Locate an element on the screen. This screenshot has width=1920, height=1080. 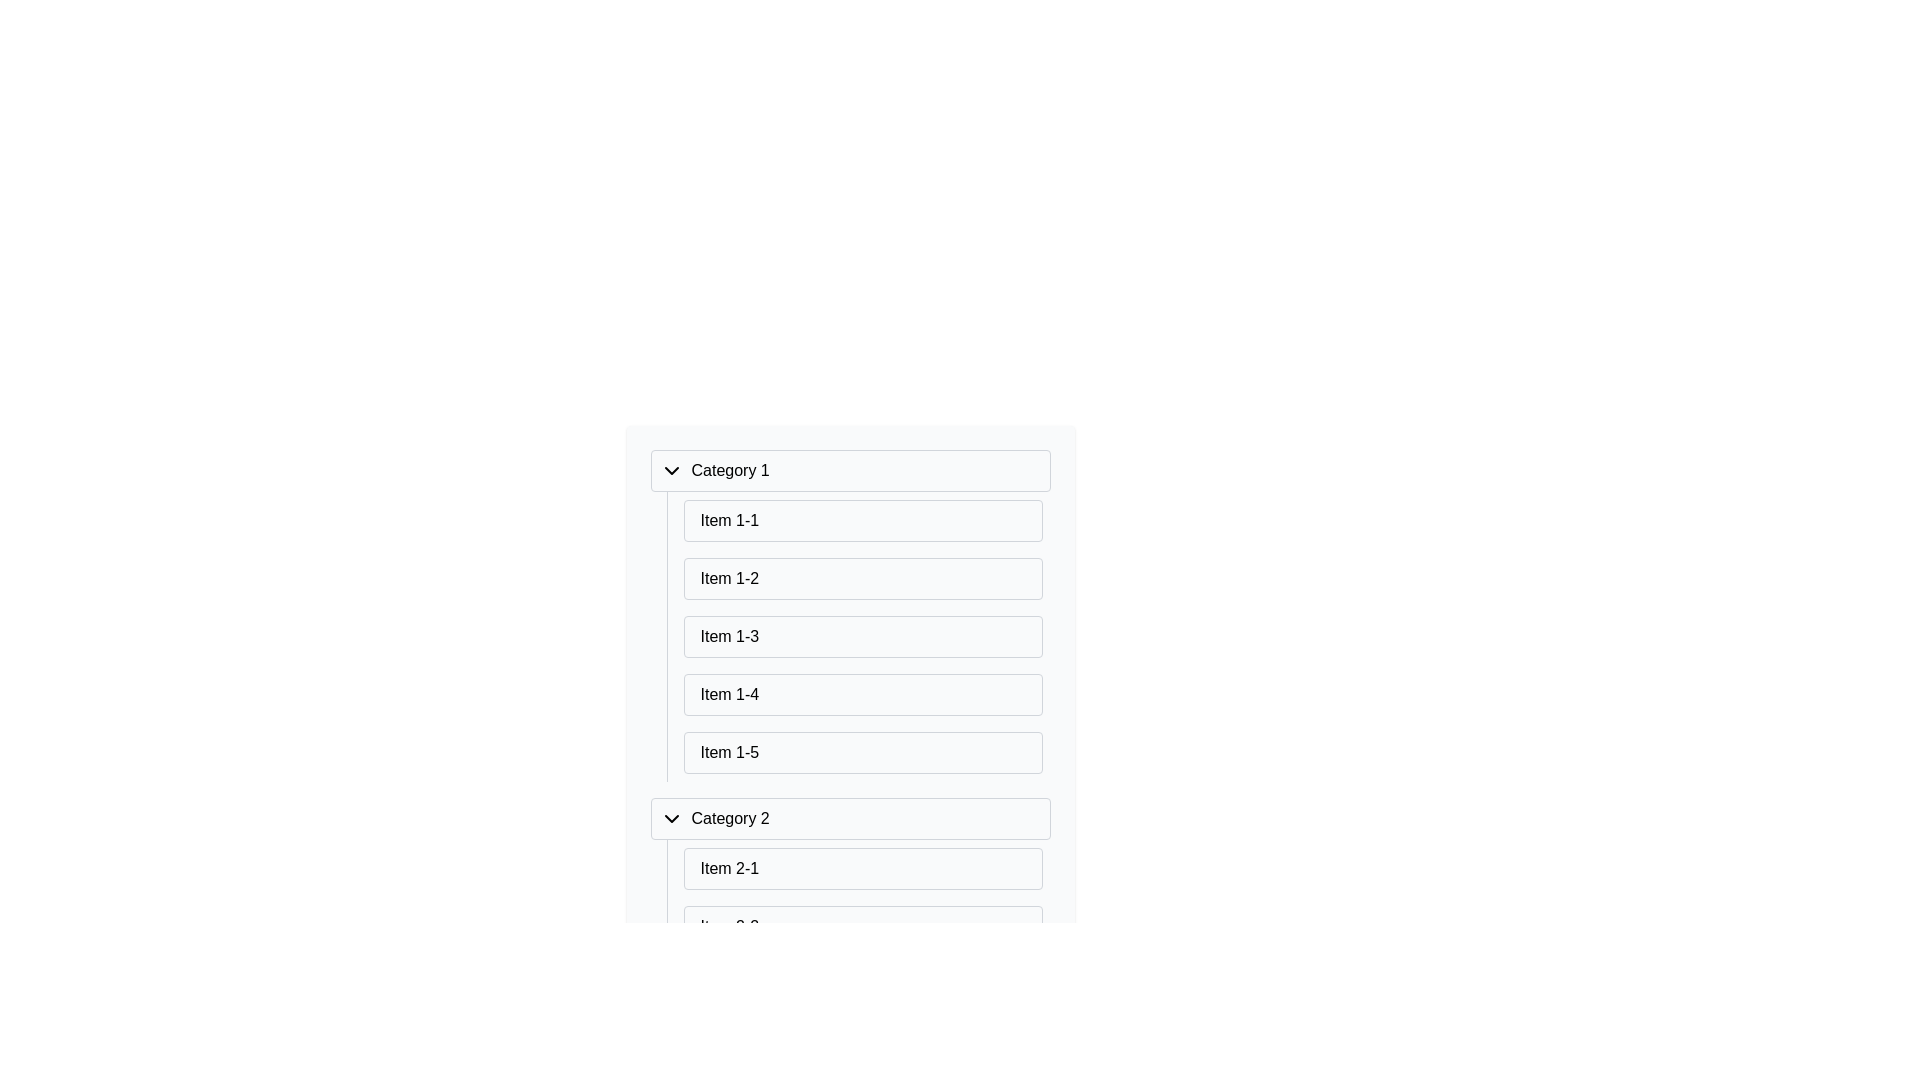
the collapsible section header for 'Category 1' is located at coordinates (850, 470).